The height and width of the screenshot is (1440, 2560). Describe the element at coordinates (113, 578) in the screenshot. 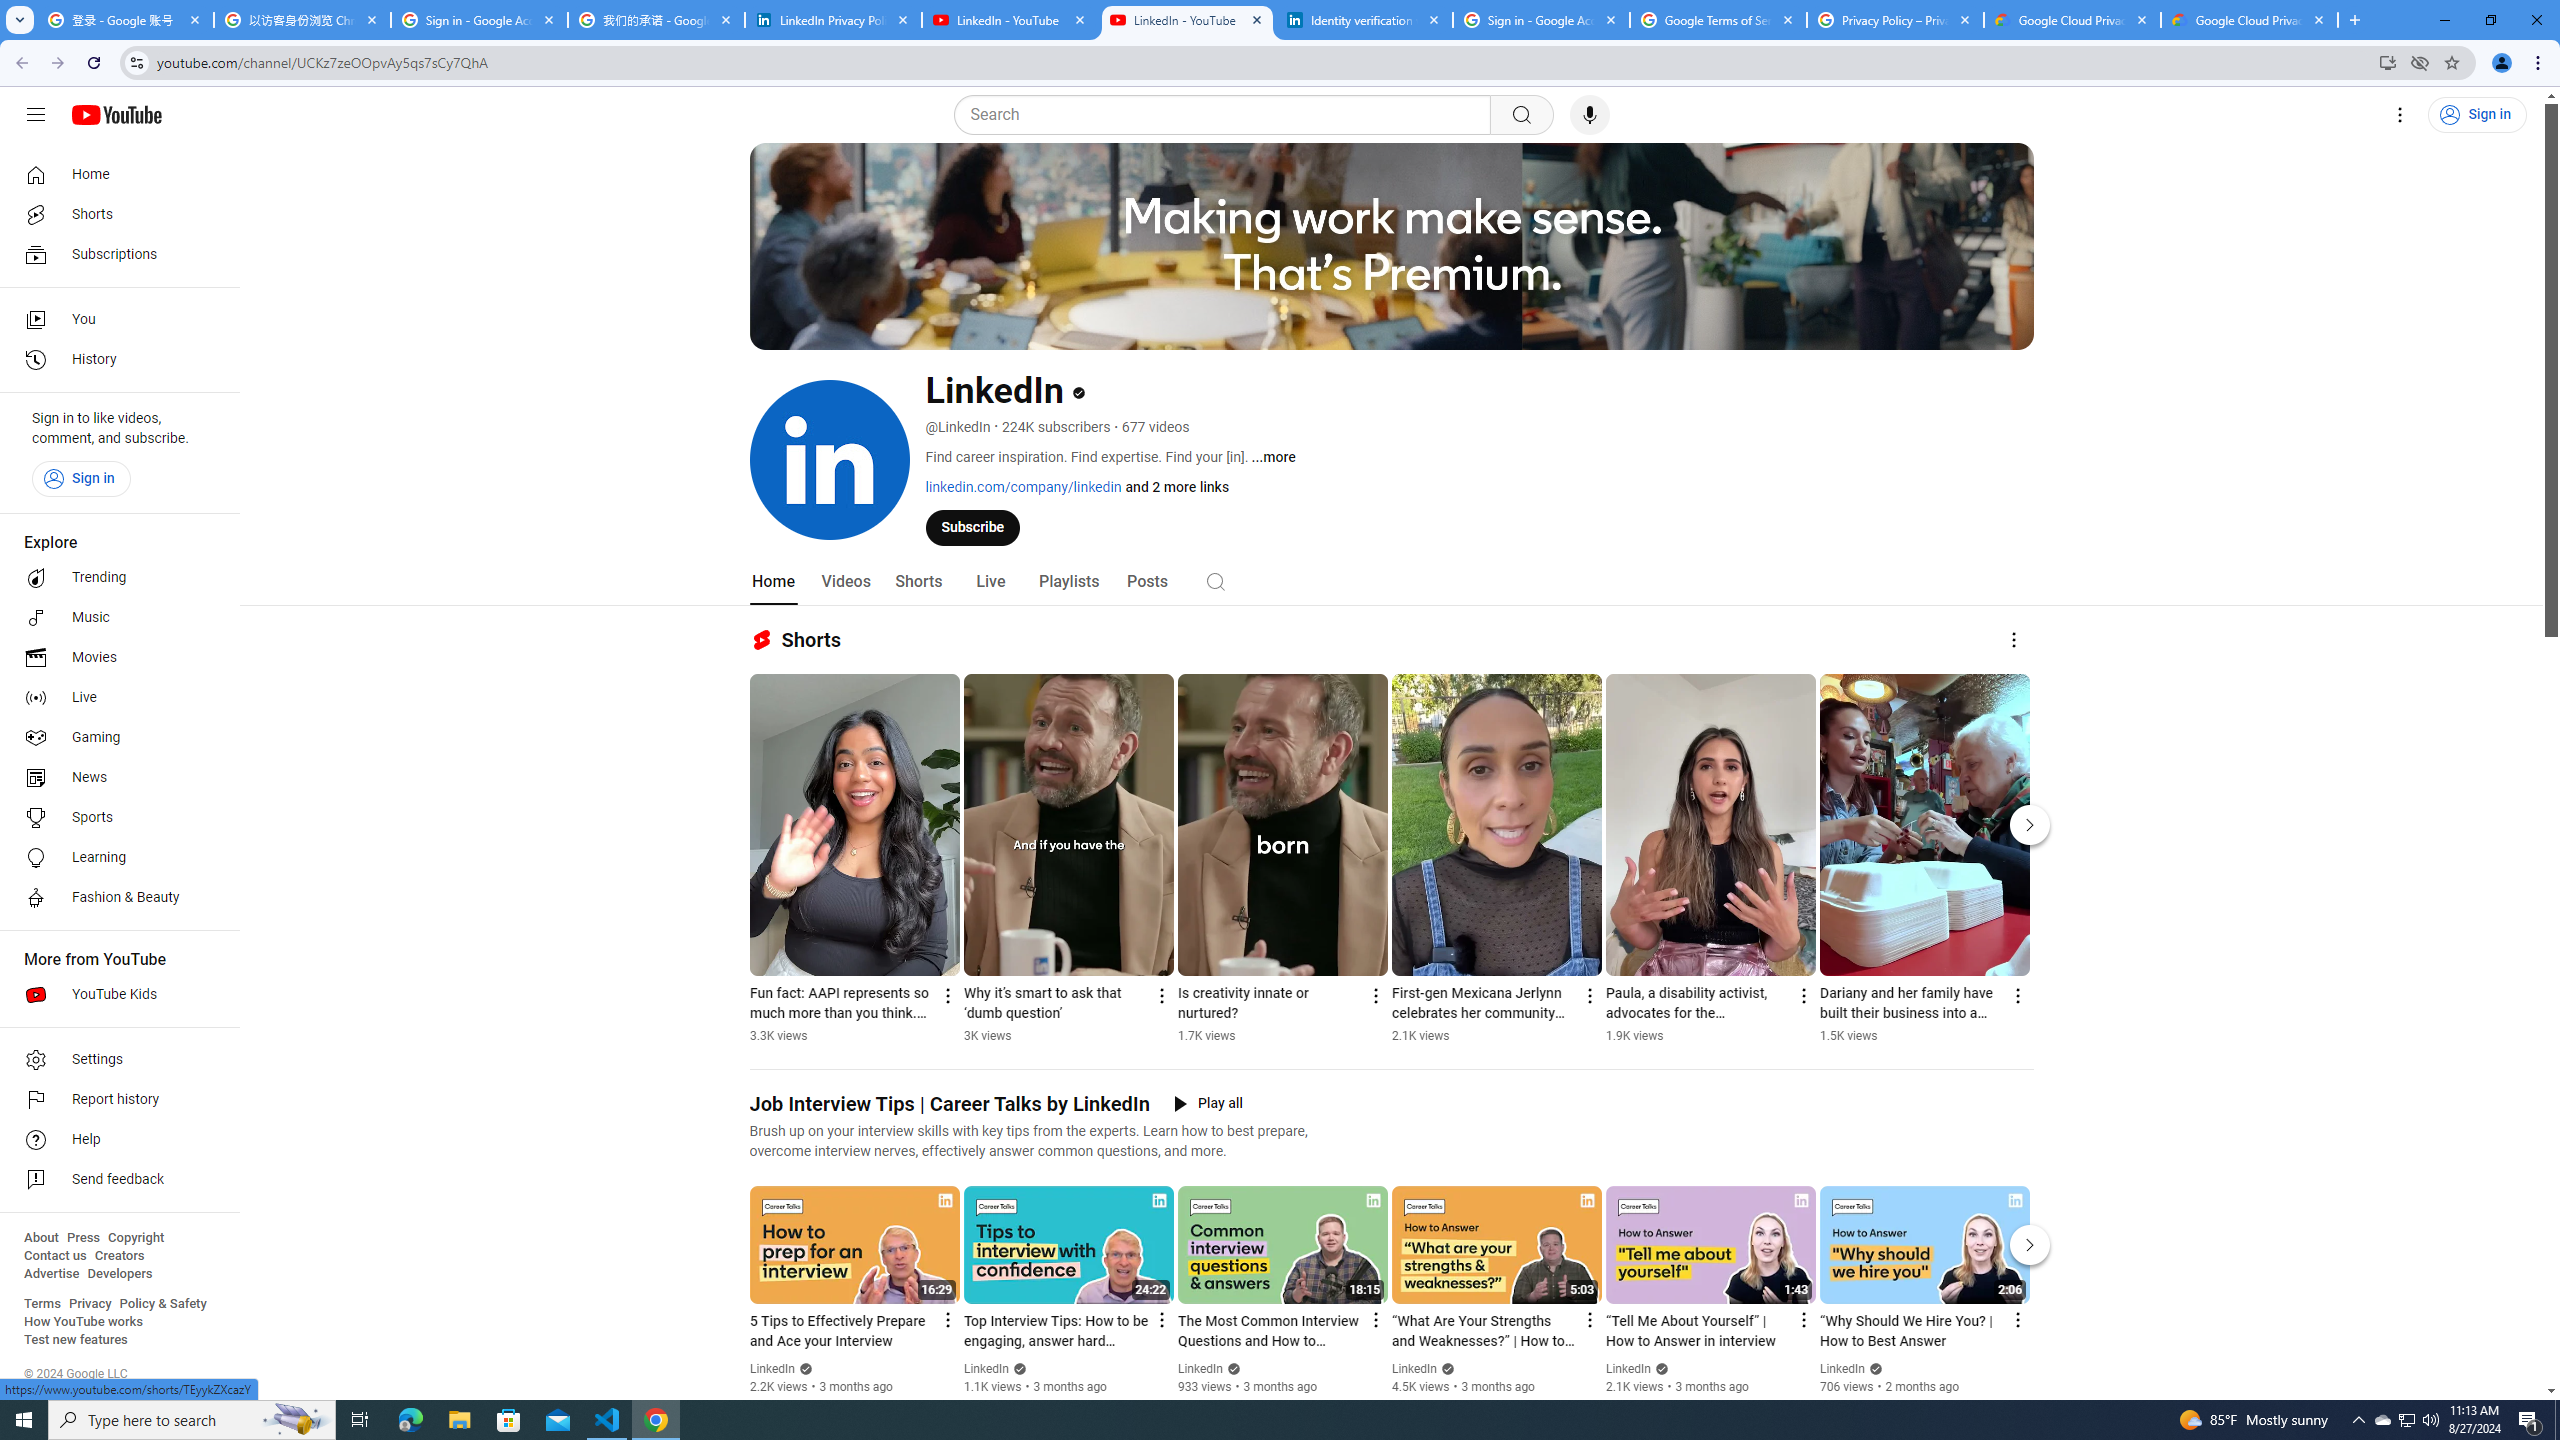

I see `'Trending'` at that location.